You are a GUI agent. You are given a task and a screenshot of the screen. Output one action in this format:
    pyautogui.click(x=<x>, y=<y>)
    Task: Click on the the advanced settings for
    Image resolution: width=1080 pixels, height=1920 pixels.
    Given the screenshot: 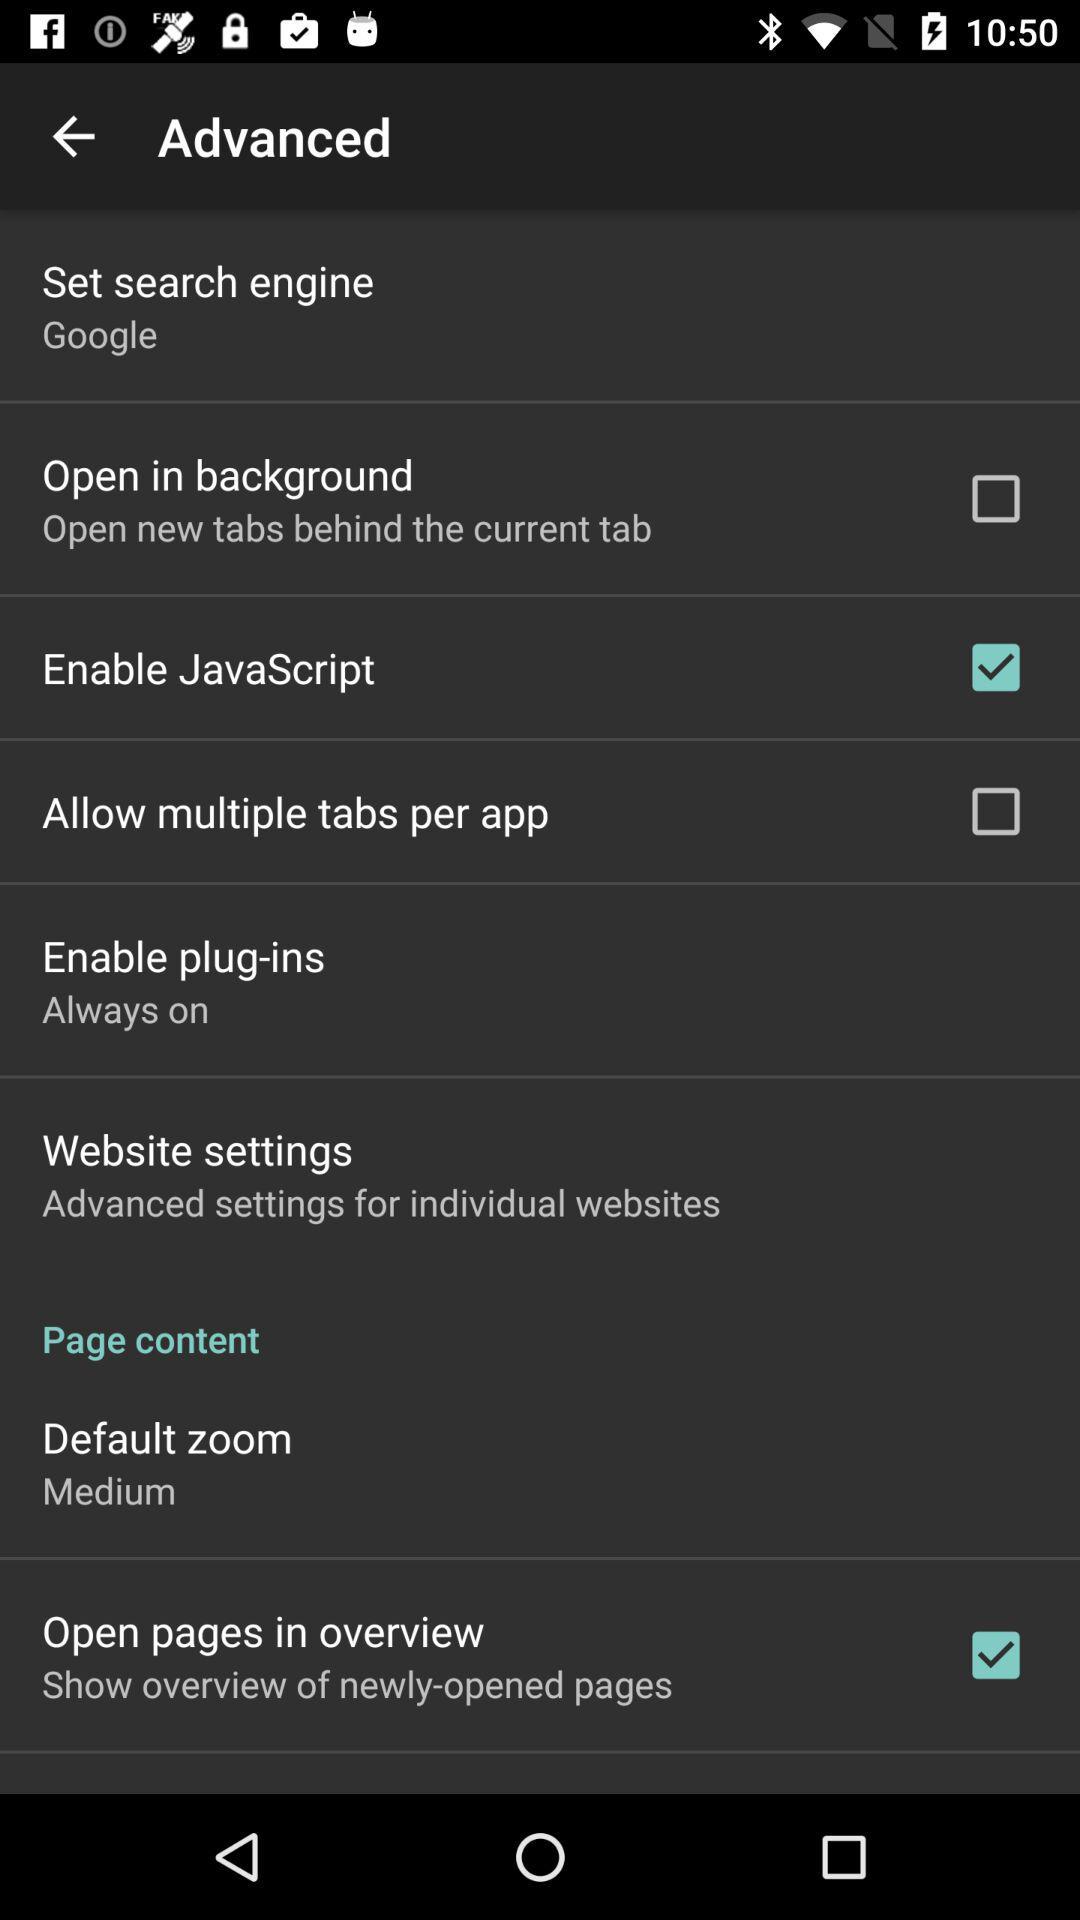 What is the action you would take?
    pyautogui.click(x=381, y=1201)
    